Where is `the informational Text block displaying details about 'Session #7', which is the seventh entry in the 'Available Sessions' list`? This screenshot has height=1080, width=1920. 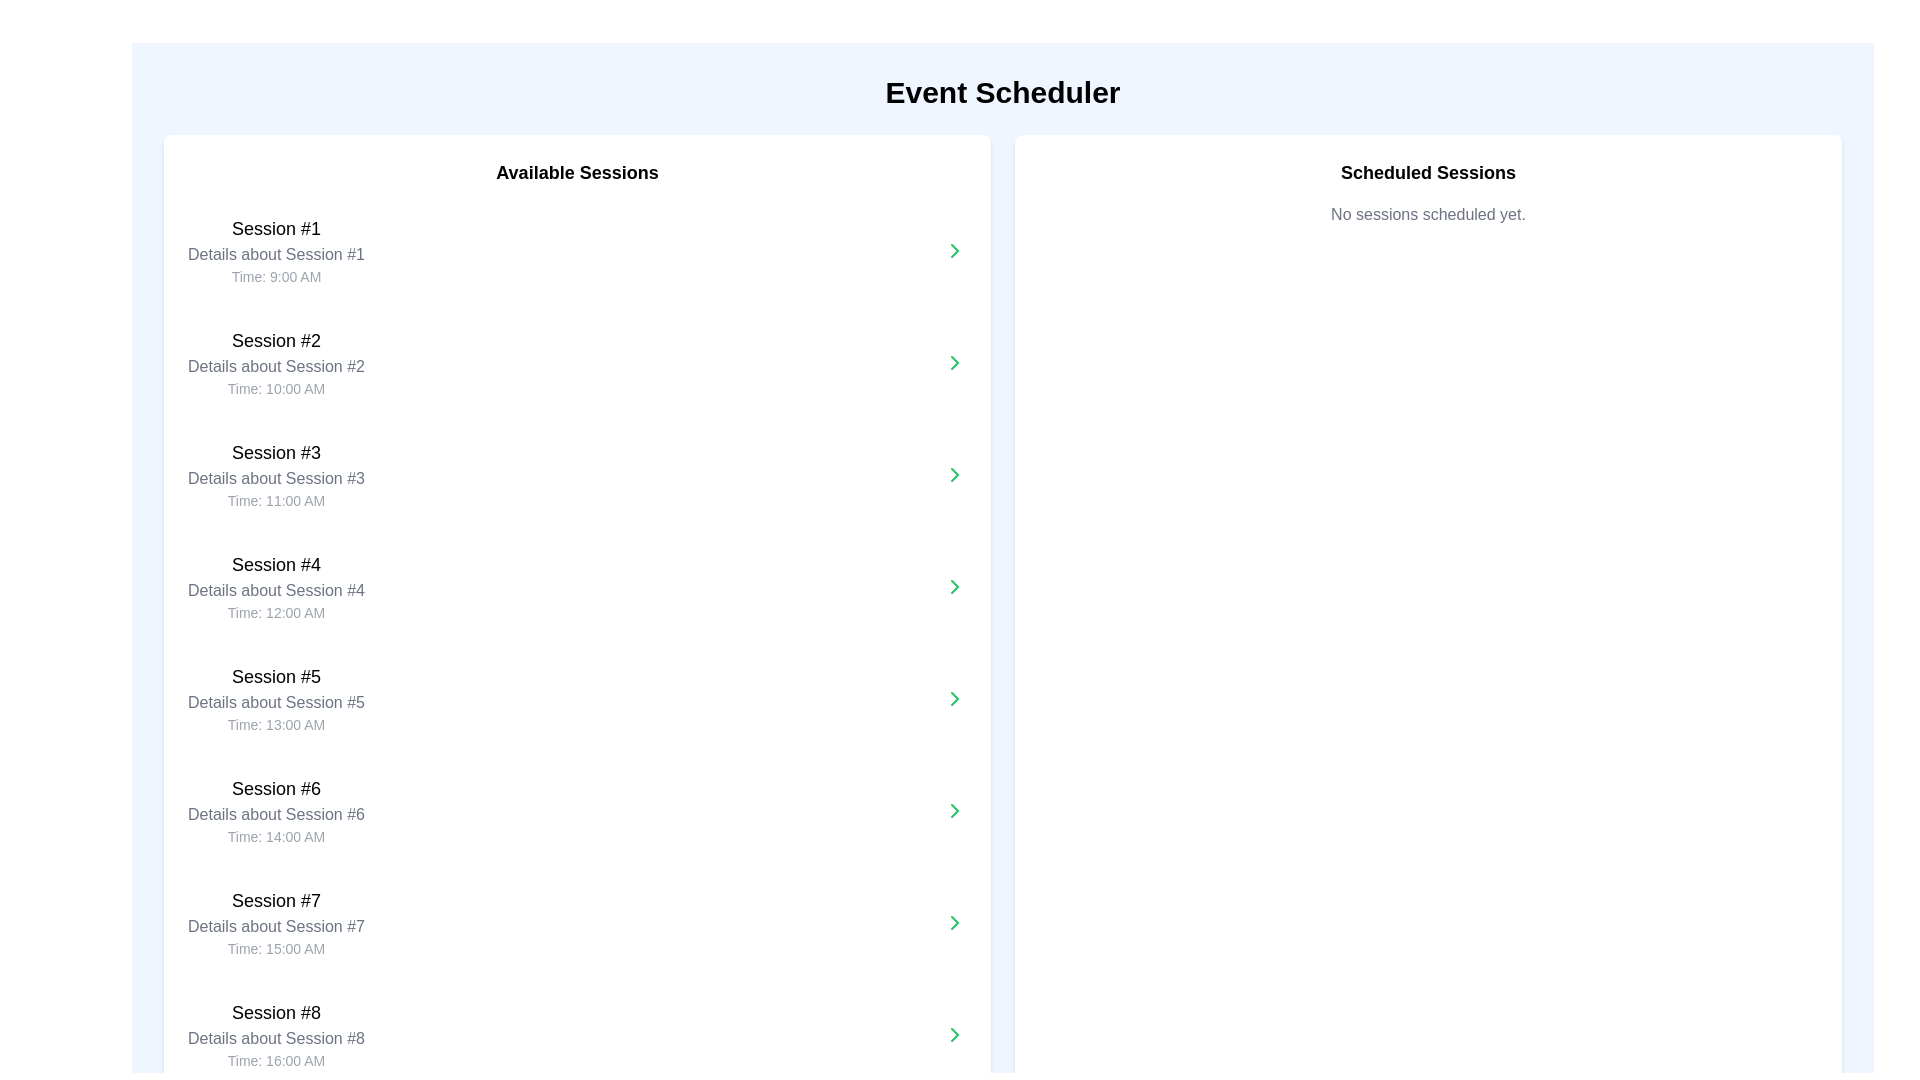 the informational Text block displaying details about 'Session #7', which is the seventh entry in the 'Available Sessions' list is located at coordinates (275, 922).